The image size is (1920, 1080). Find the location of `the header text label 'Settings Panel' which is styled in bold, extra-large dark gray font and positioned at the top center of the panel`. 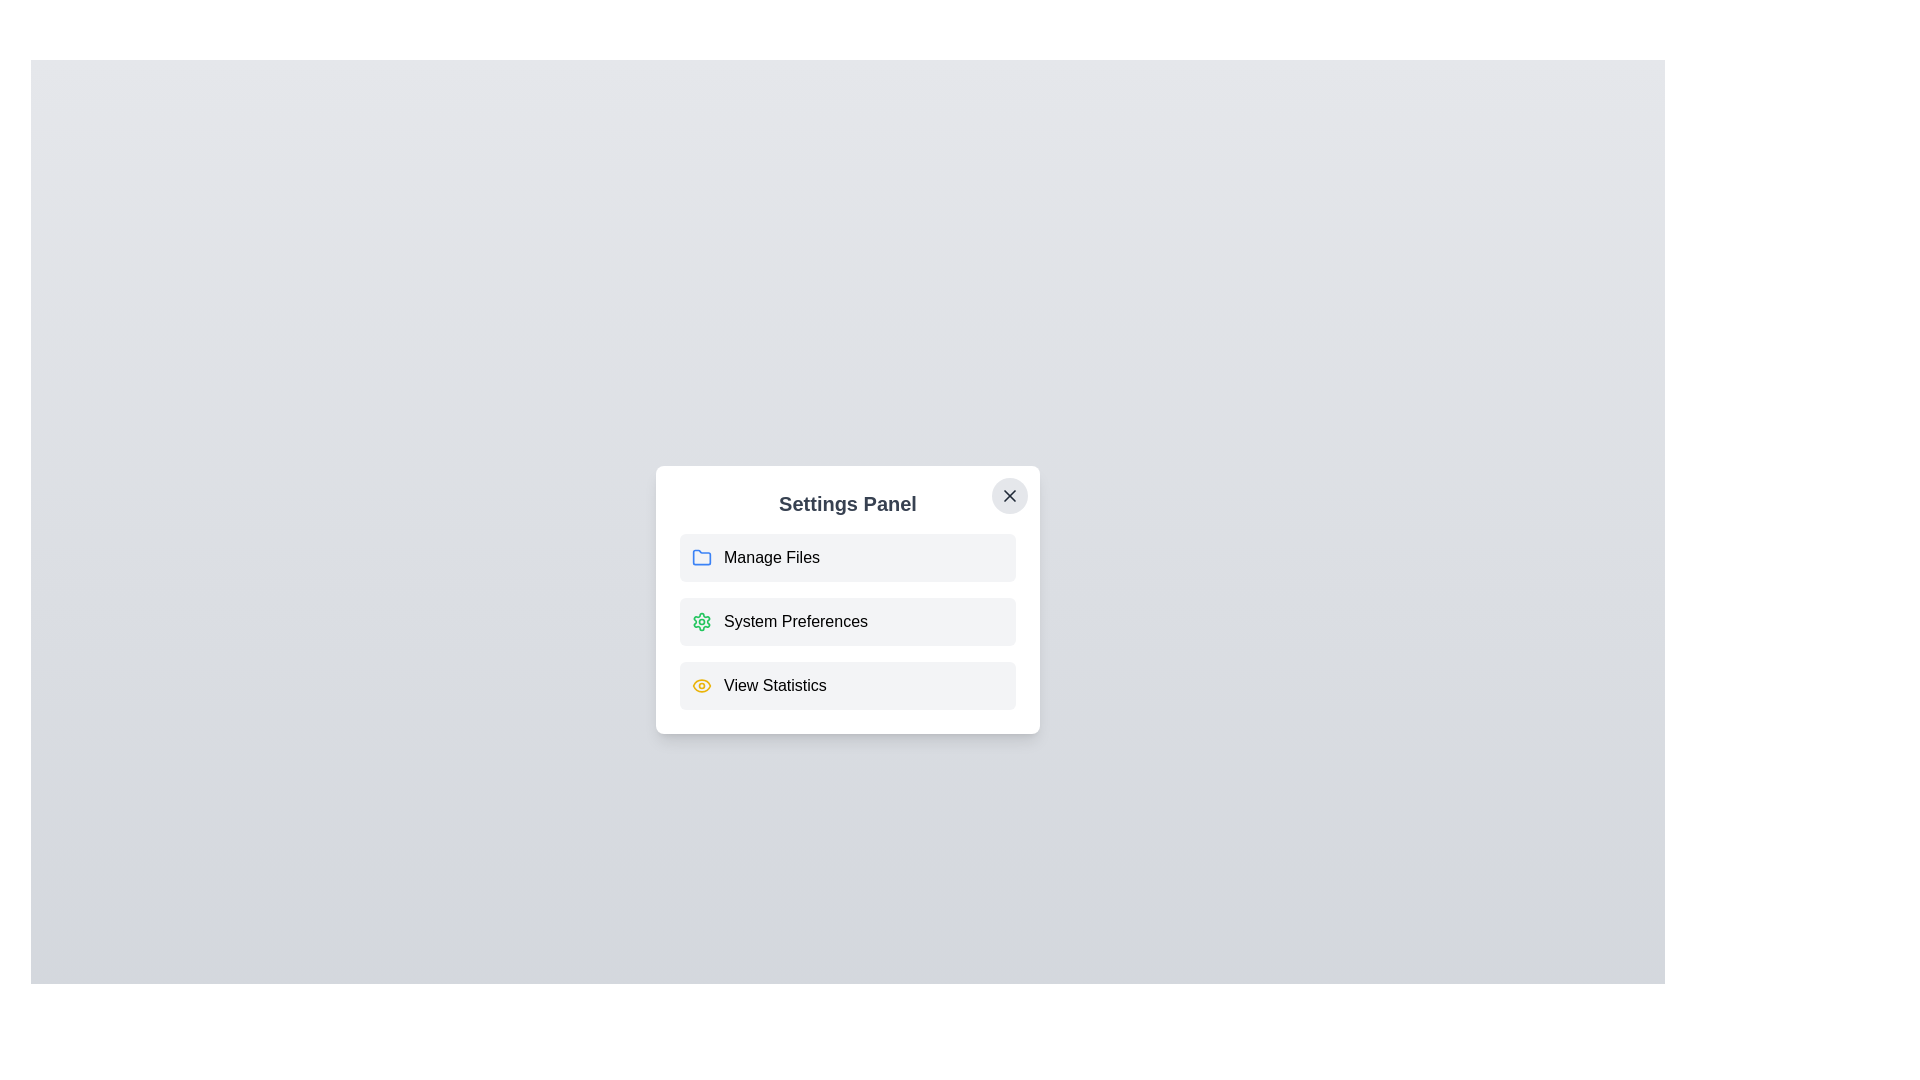

the header text label 'Settings Panel' which is styled in bold, extra-large dark gray font and positioned at the top center of the panel is located at coordinates (848, 503).